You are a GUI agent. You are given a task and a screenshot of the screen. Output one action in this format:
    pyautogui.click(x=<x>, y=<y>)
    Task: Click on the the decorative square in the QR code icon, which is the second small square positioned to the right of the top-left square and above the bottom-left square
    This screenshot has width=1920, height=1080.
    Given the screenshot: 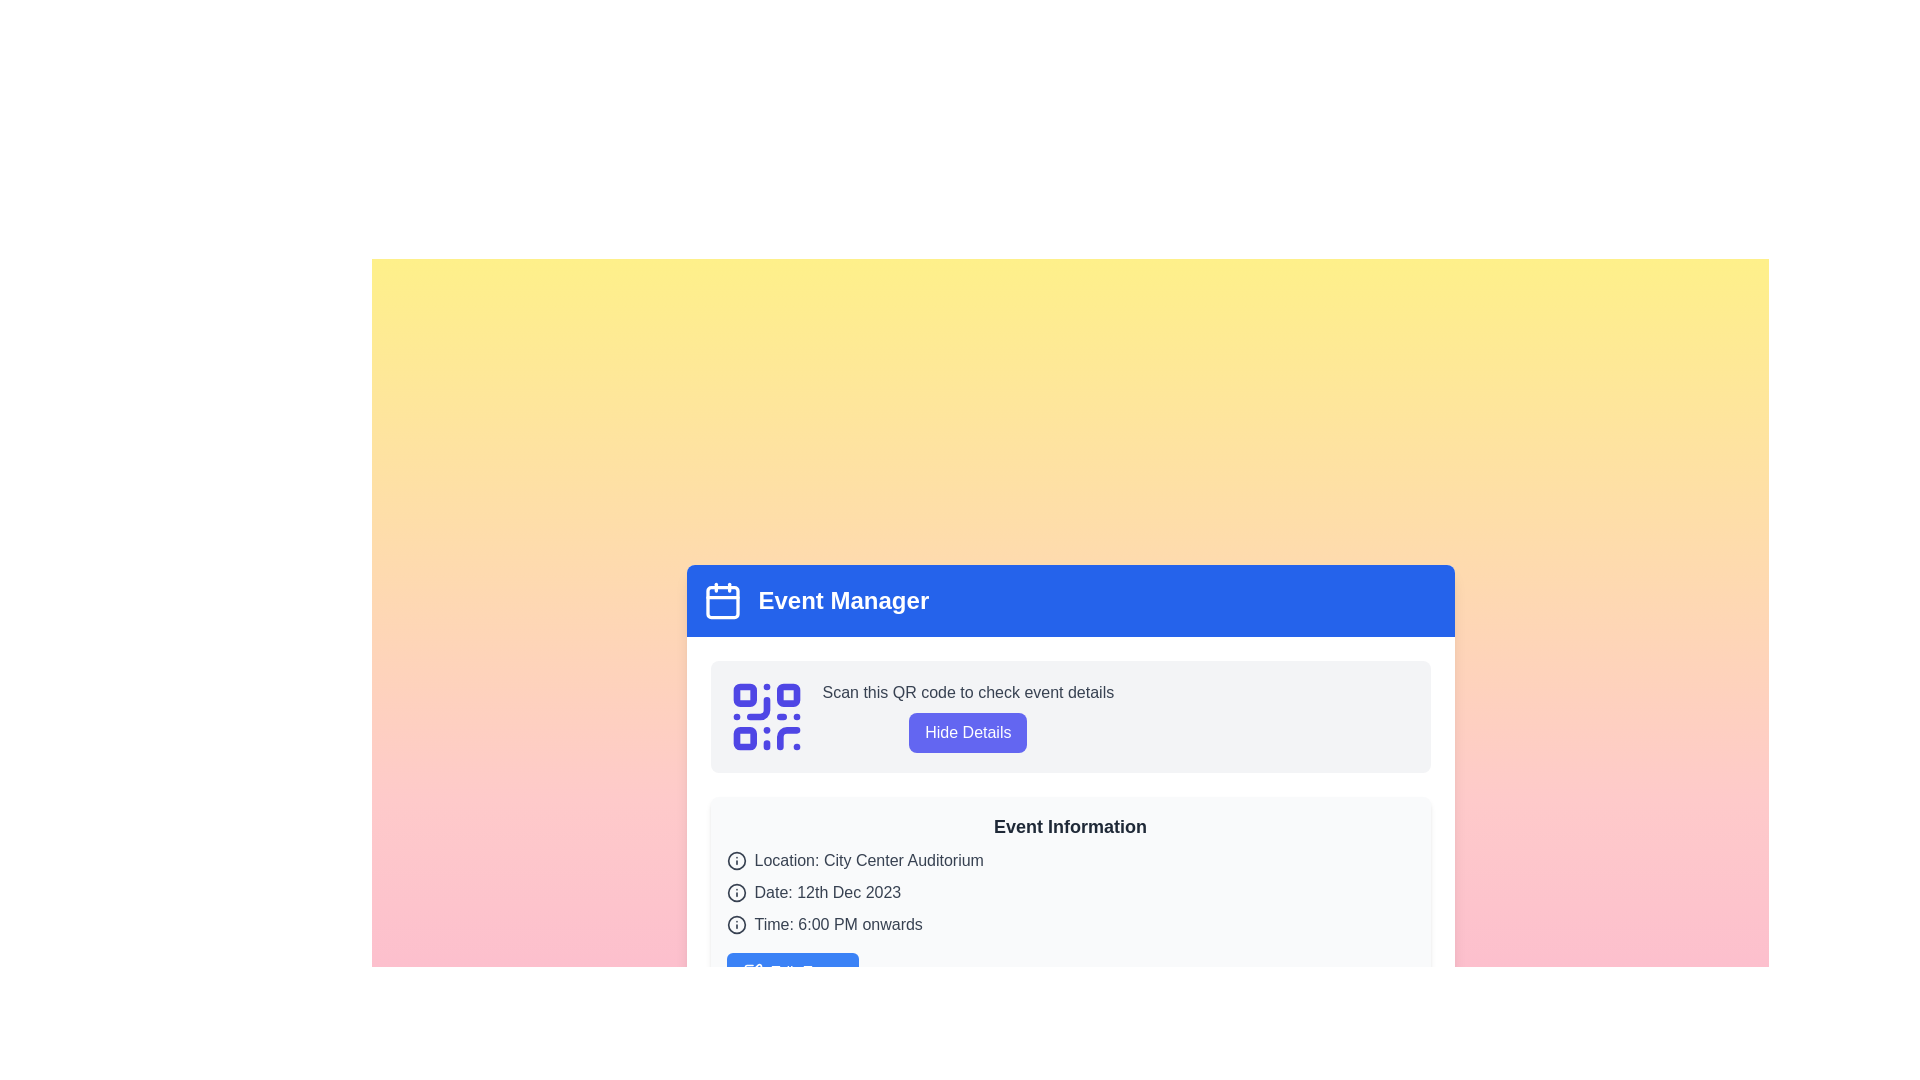 What is the action you would take?
    pyautogui.click(x=787, y=694)
    